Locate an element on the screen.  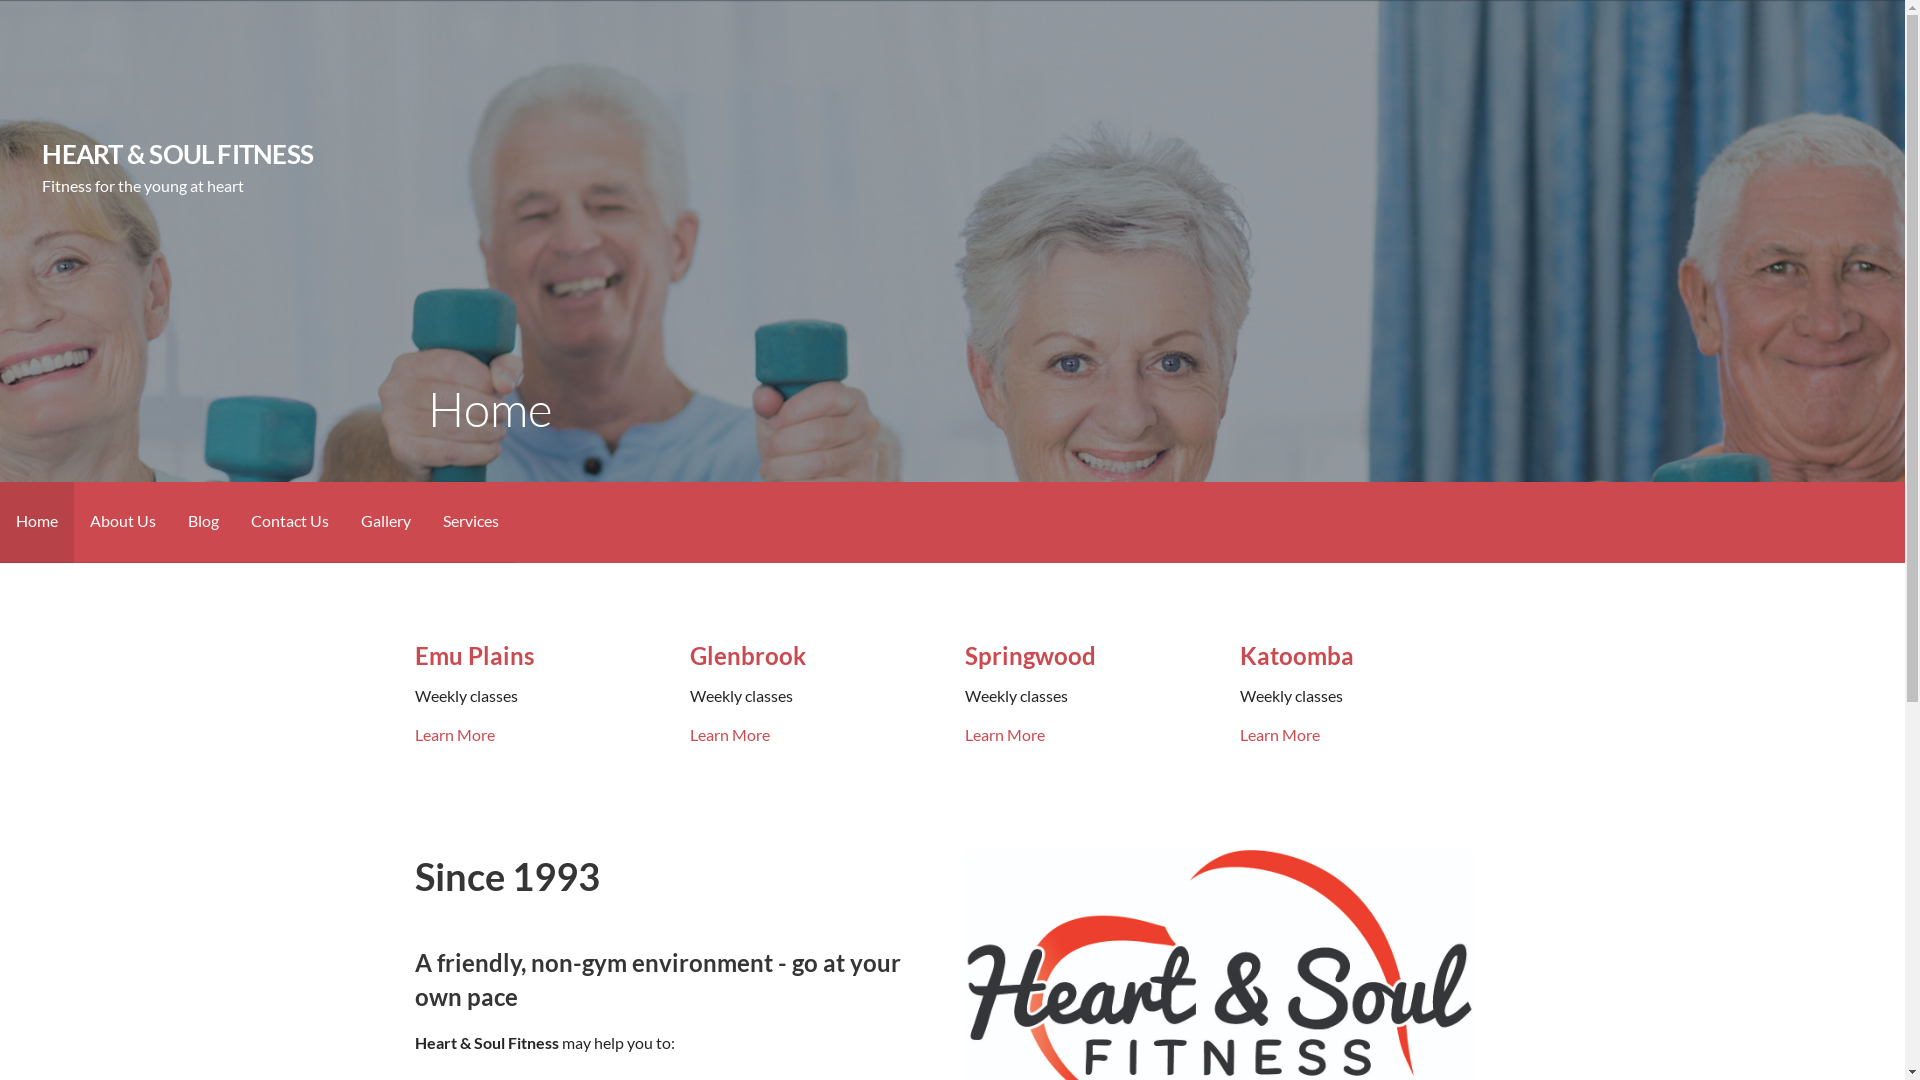
'Katoomba' is located at coordinates (1296, 655).